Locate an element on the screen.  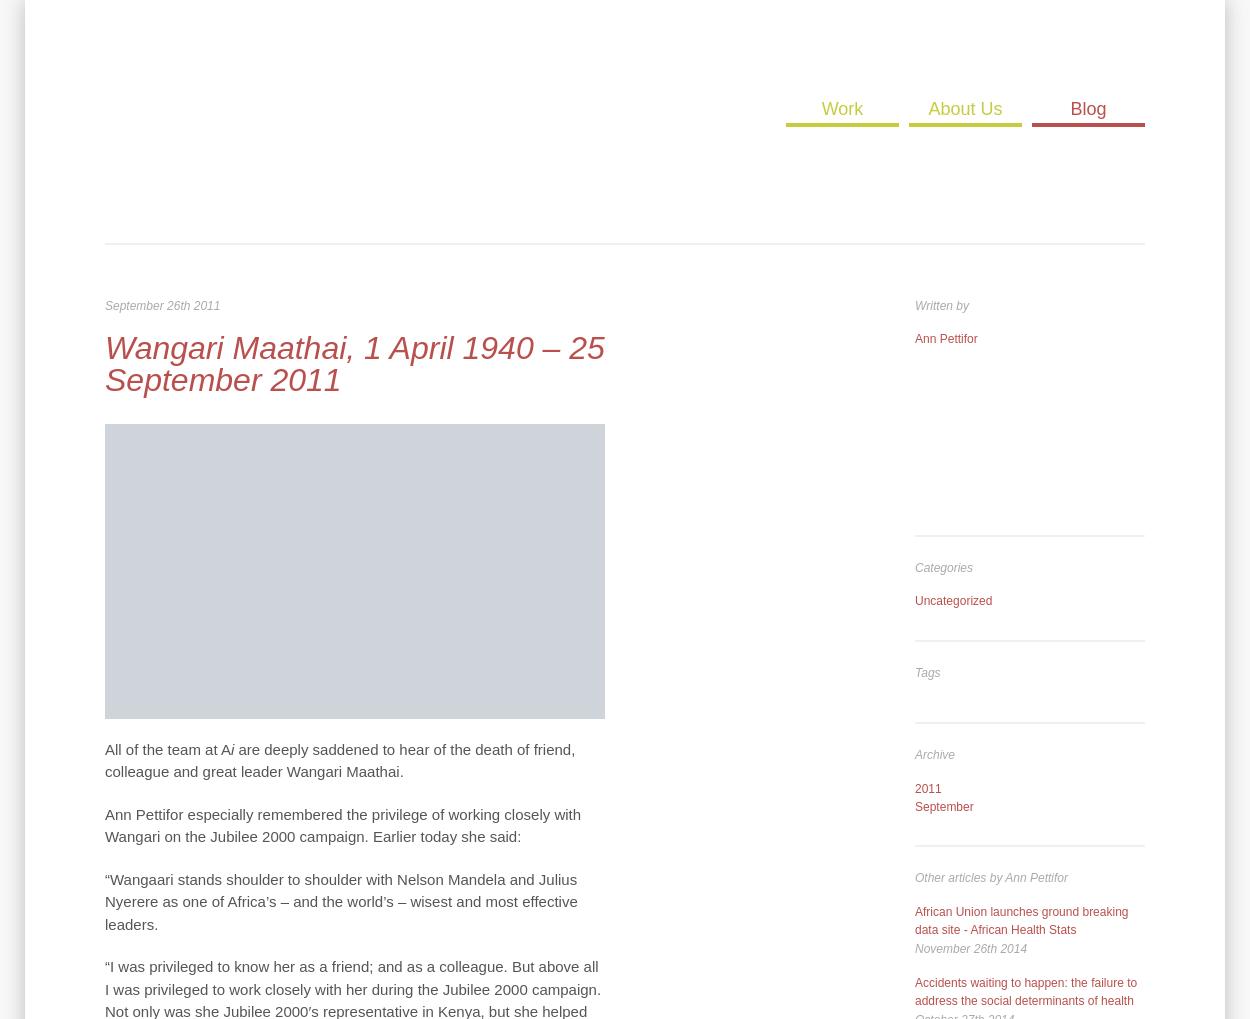
'African Union launches ground breaking data site - African Health Stats' is located at coordinates (1021, 919).